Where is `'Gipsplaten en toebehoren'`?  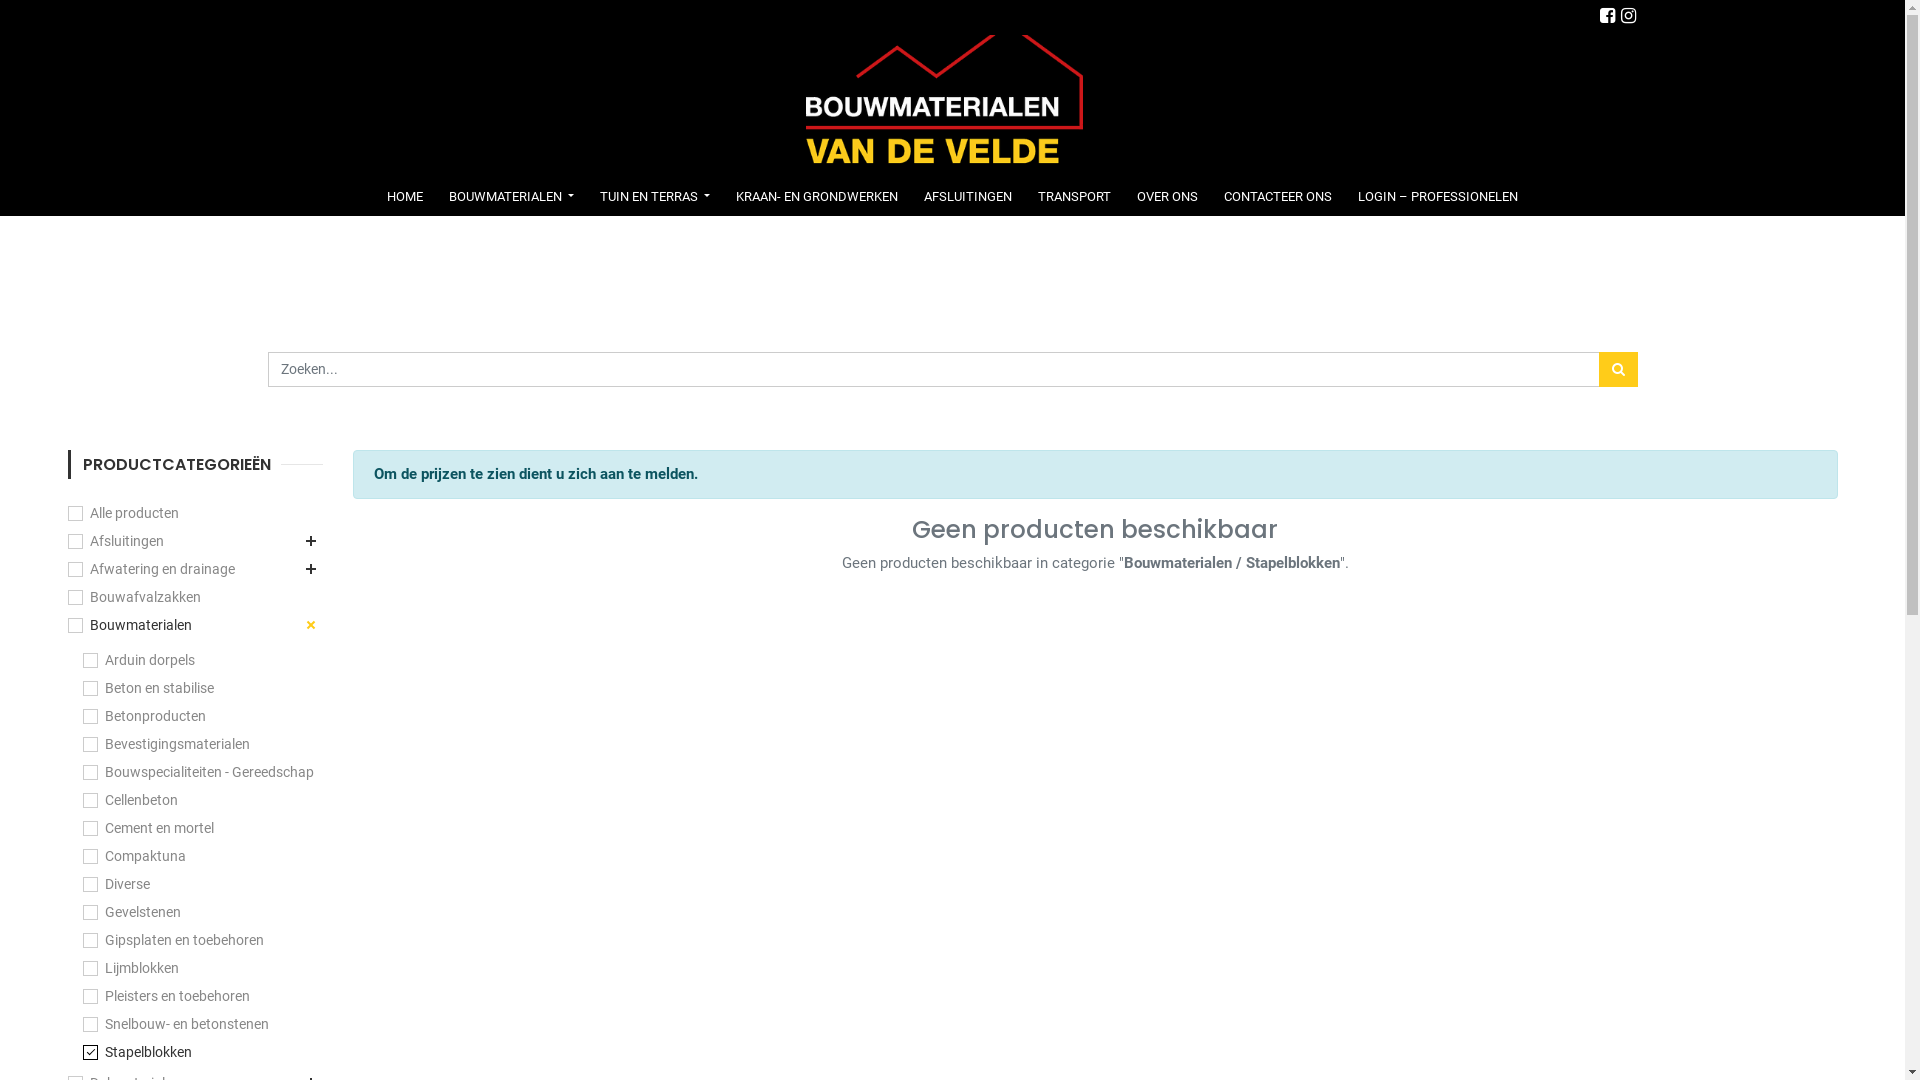
'Gipsplaten en toebehoren' is located at coordinates (172, 940).